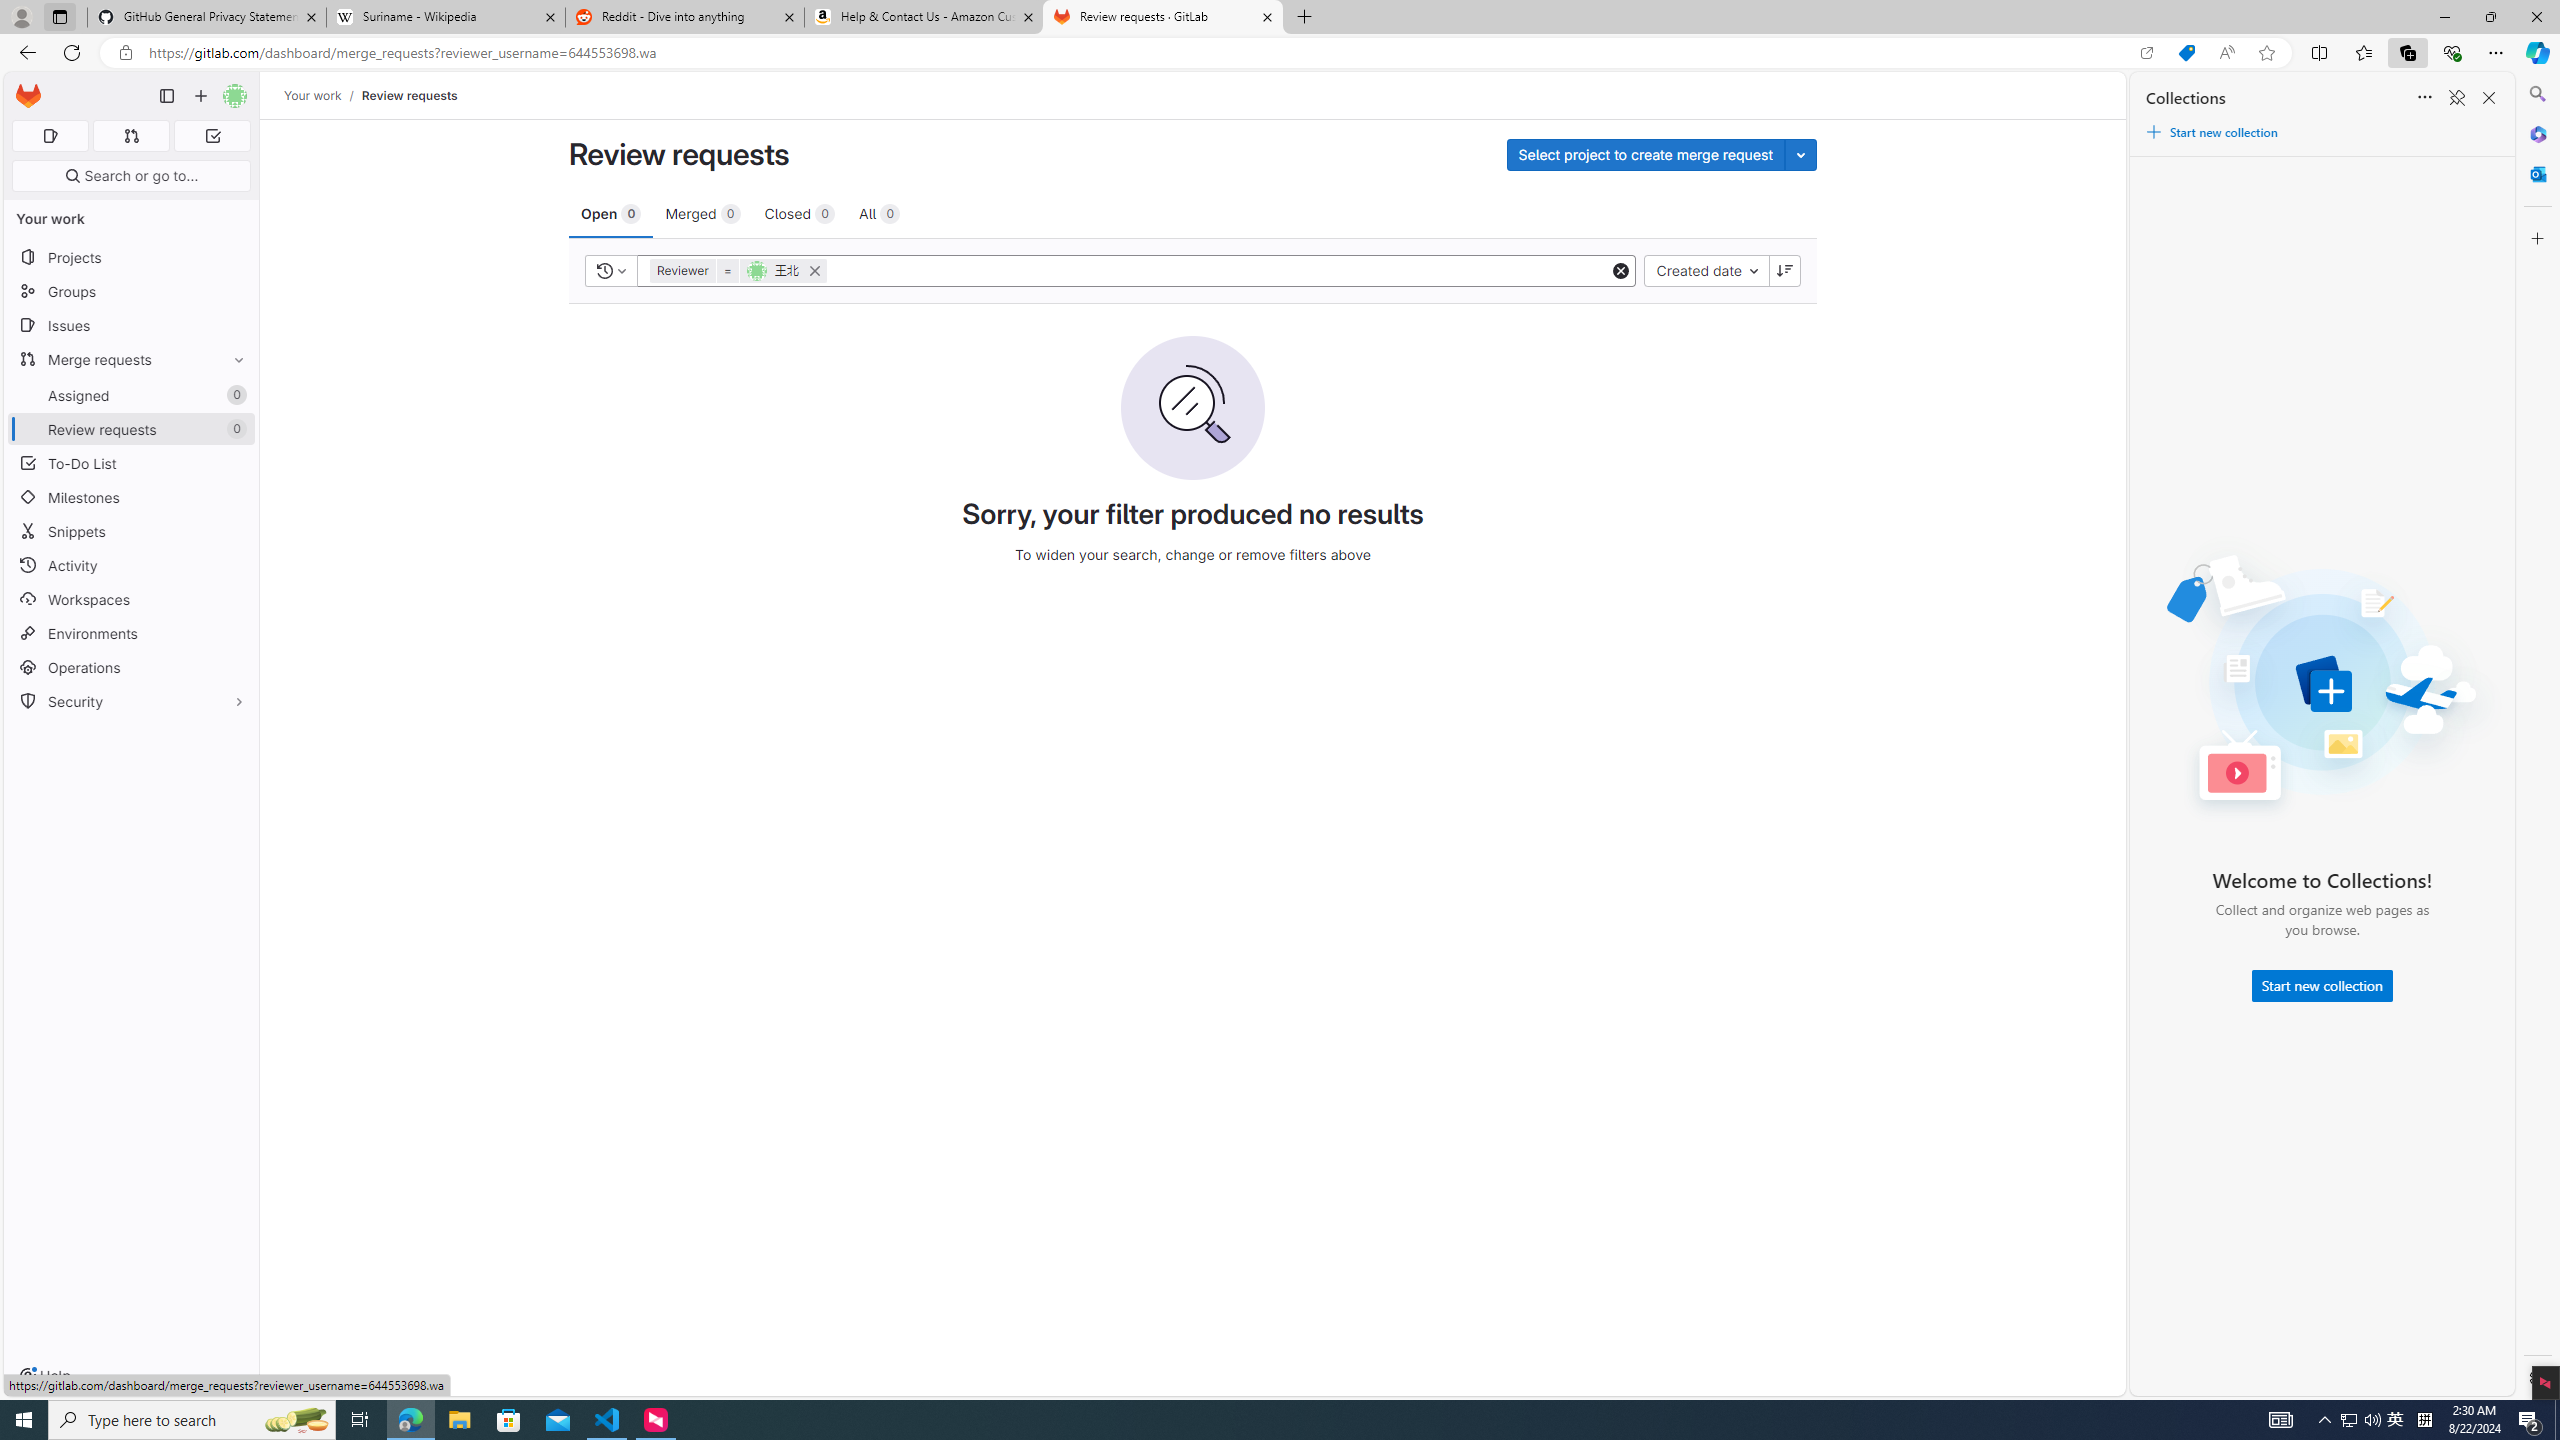  What do you see at coordinates (880, 212) in the screenshot?
I see `'All 0'` at bounding box center [880, 212].